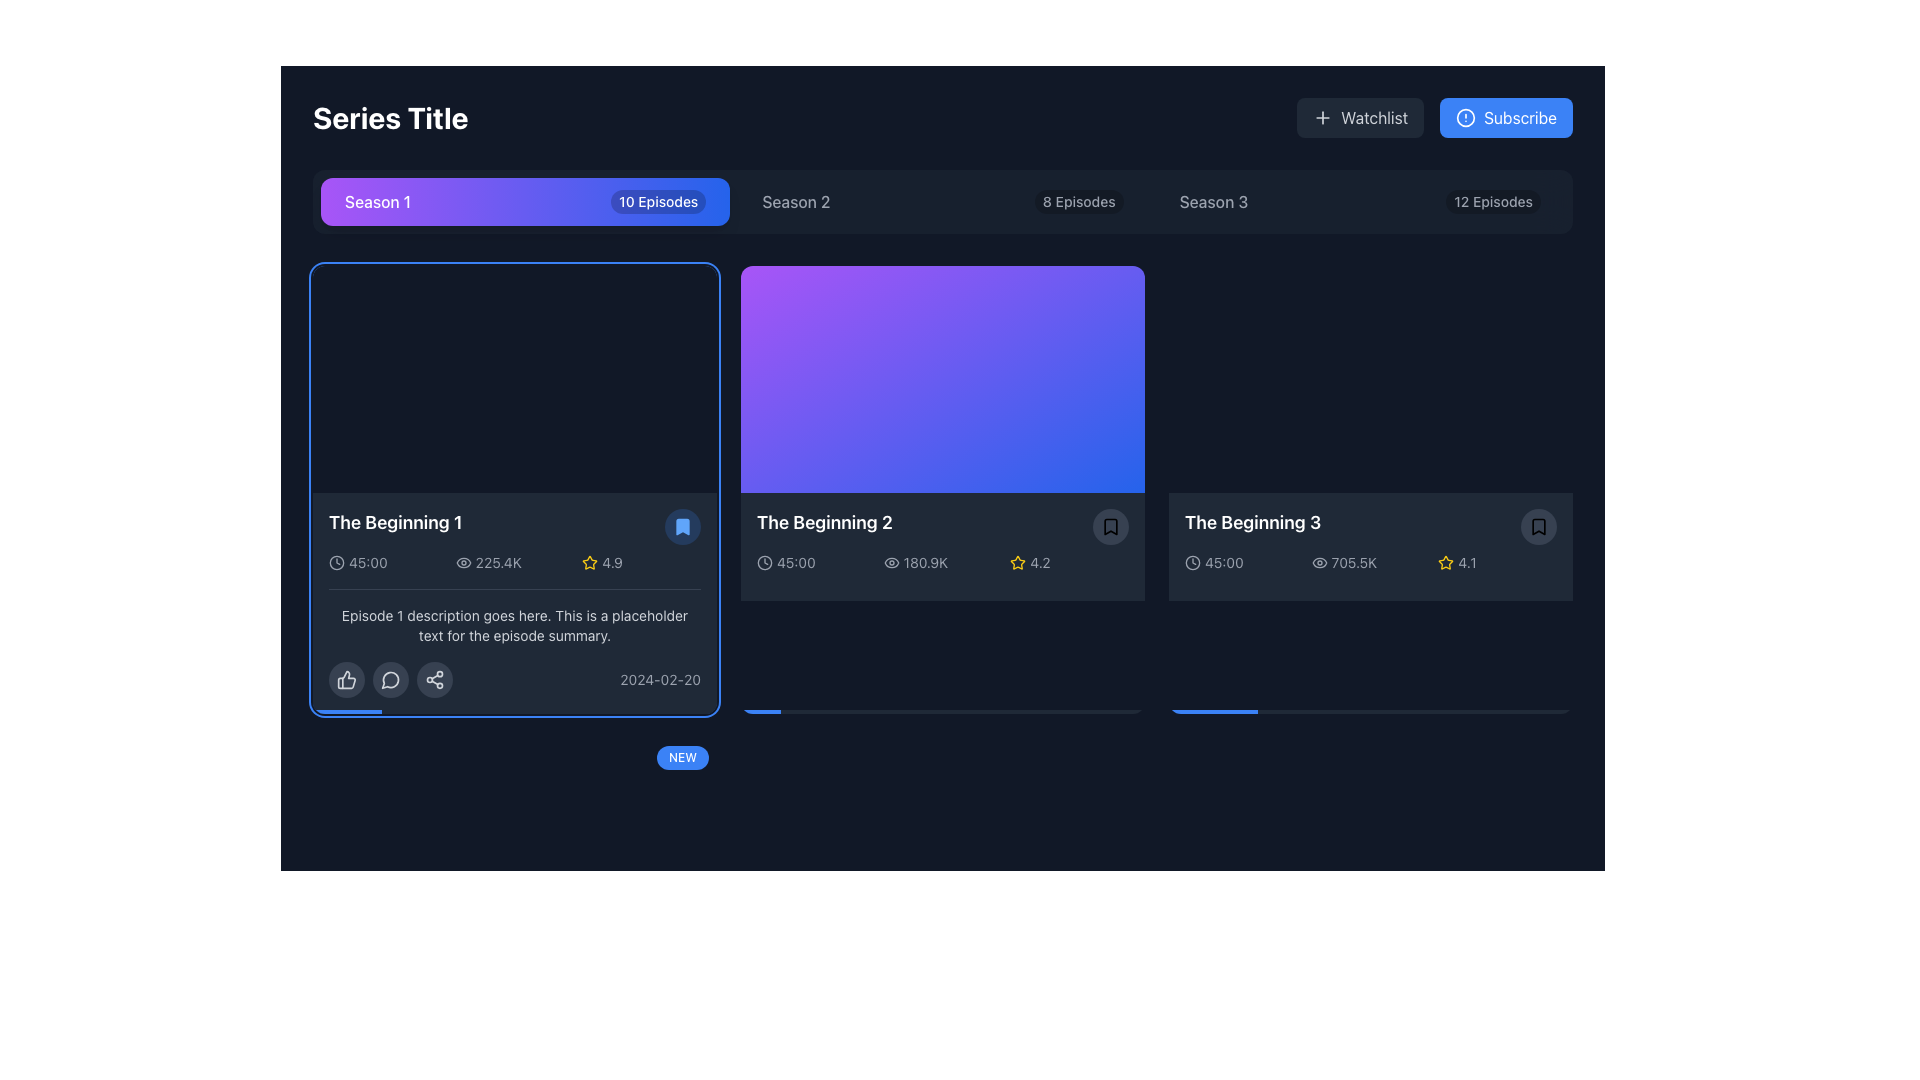  I want to click on the bookmark-shaped icon outlined in white on a dark background, located on the right side of the second card in the carousel, so click(1109, 526).